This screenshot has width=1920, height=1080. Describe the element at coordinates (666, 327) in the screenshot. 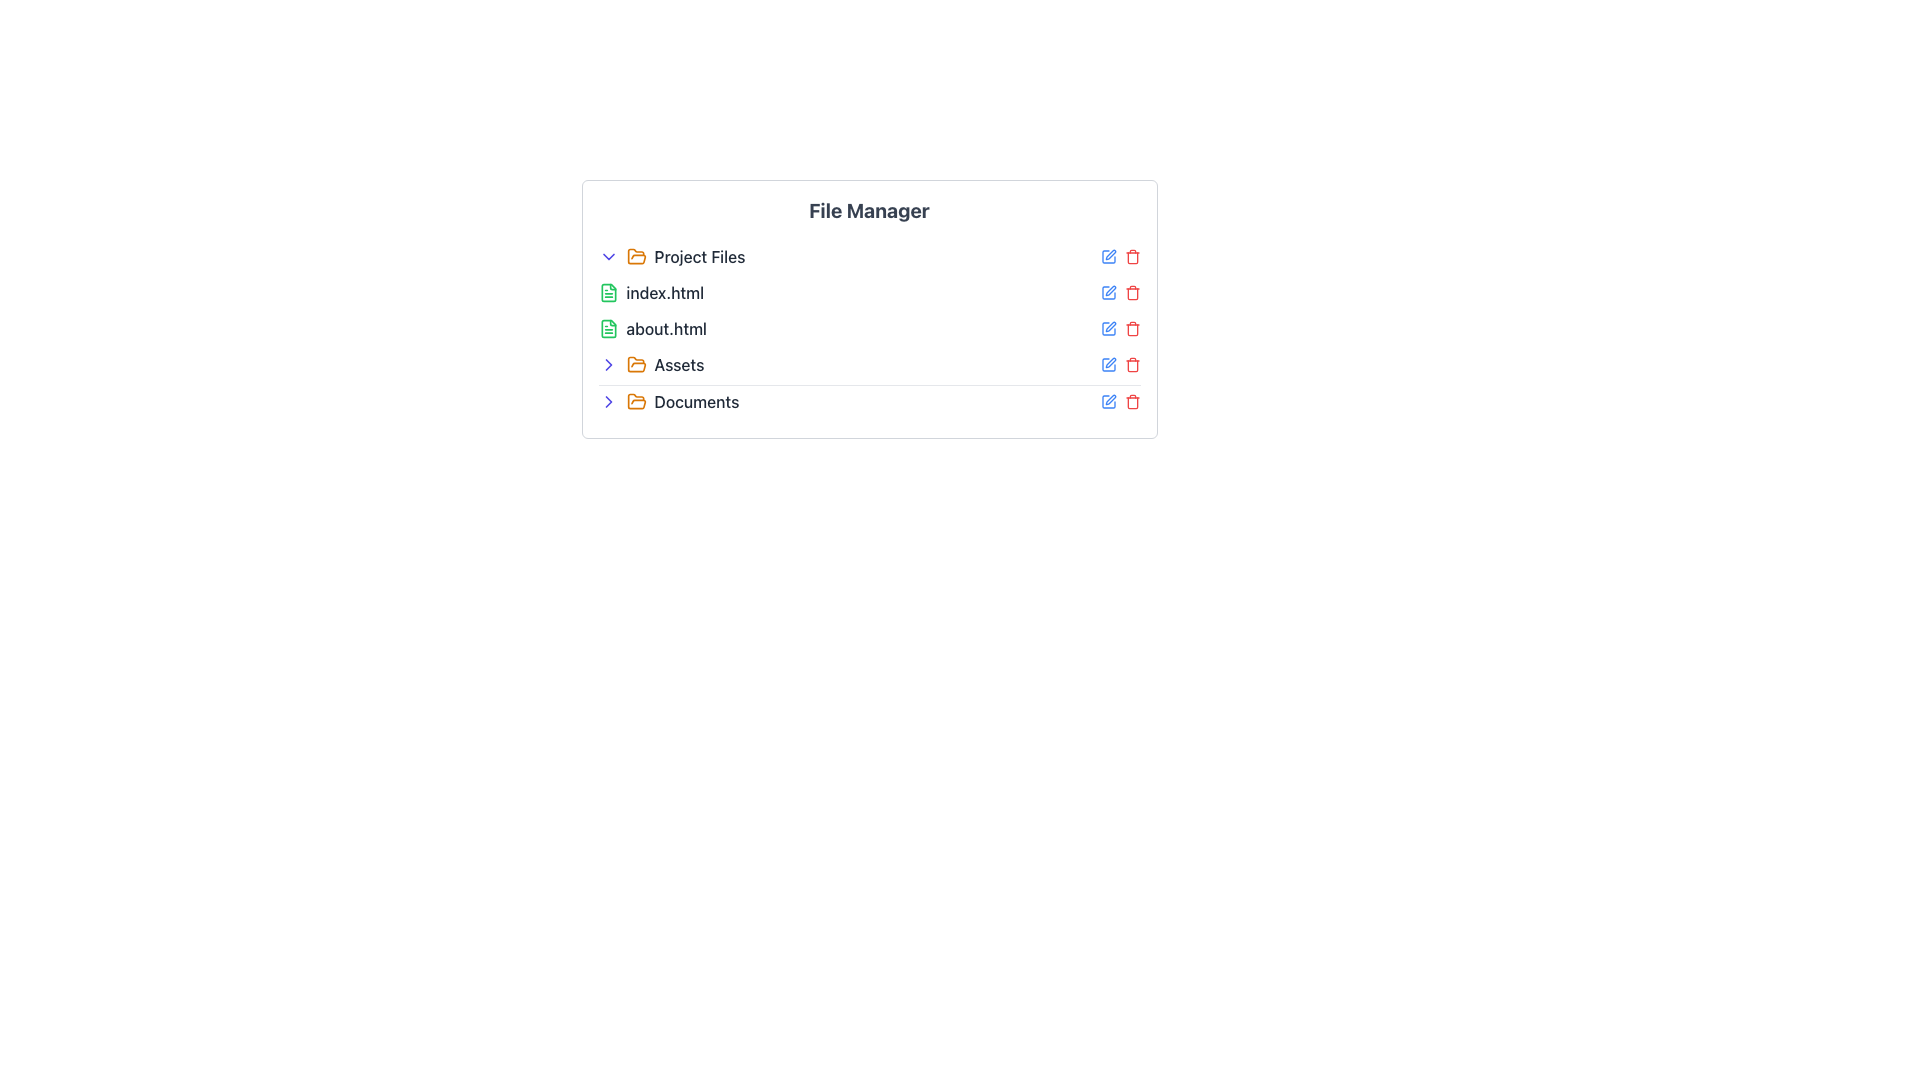

I see `text from the Text Label displaying 'about.html' in the file listing interface, which is styled in medium font weight and dark gray color` at that location.